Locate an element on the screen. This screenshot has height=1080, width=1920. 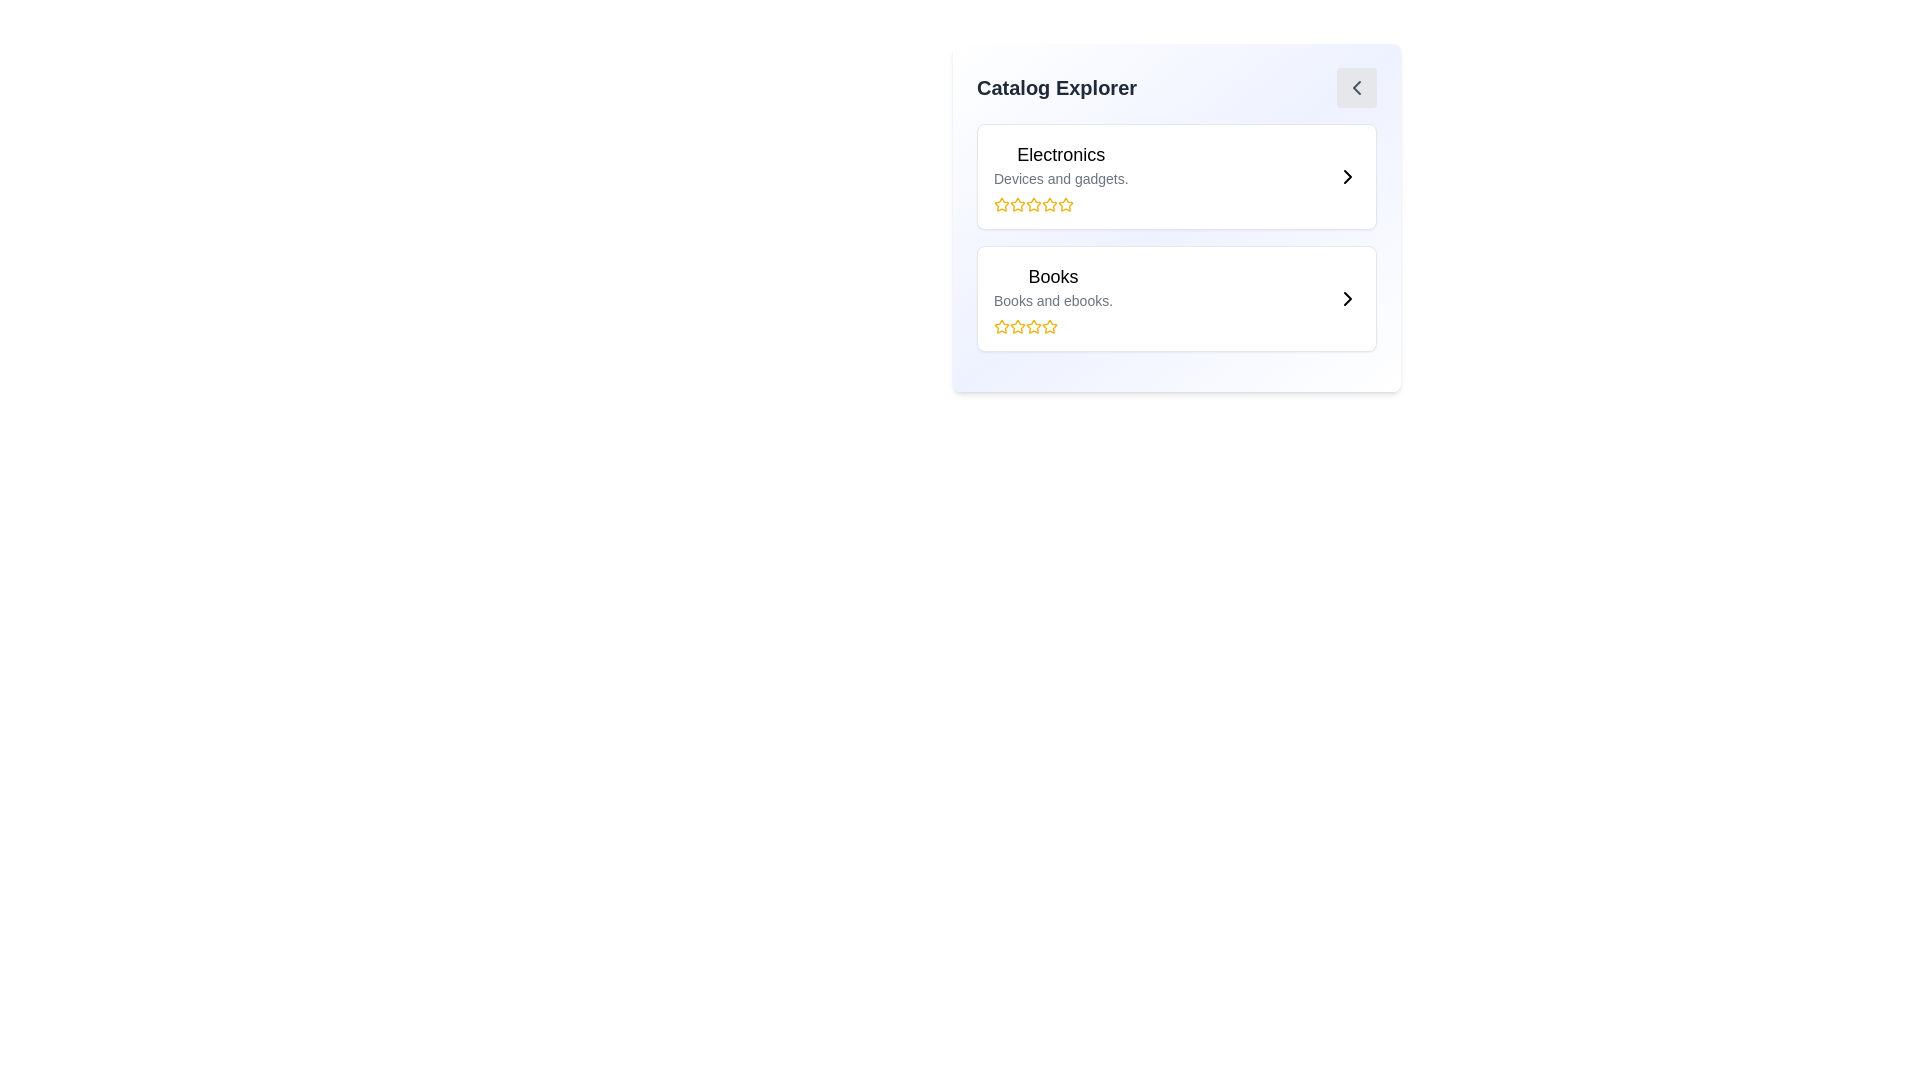
the sixth star icon in the rating system to indicate a rating is located at coordinates (1049, 326).